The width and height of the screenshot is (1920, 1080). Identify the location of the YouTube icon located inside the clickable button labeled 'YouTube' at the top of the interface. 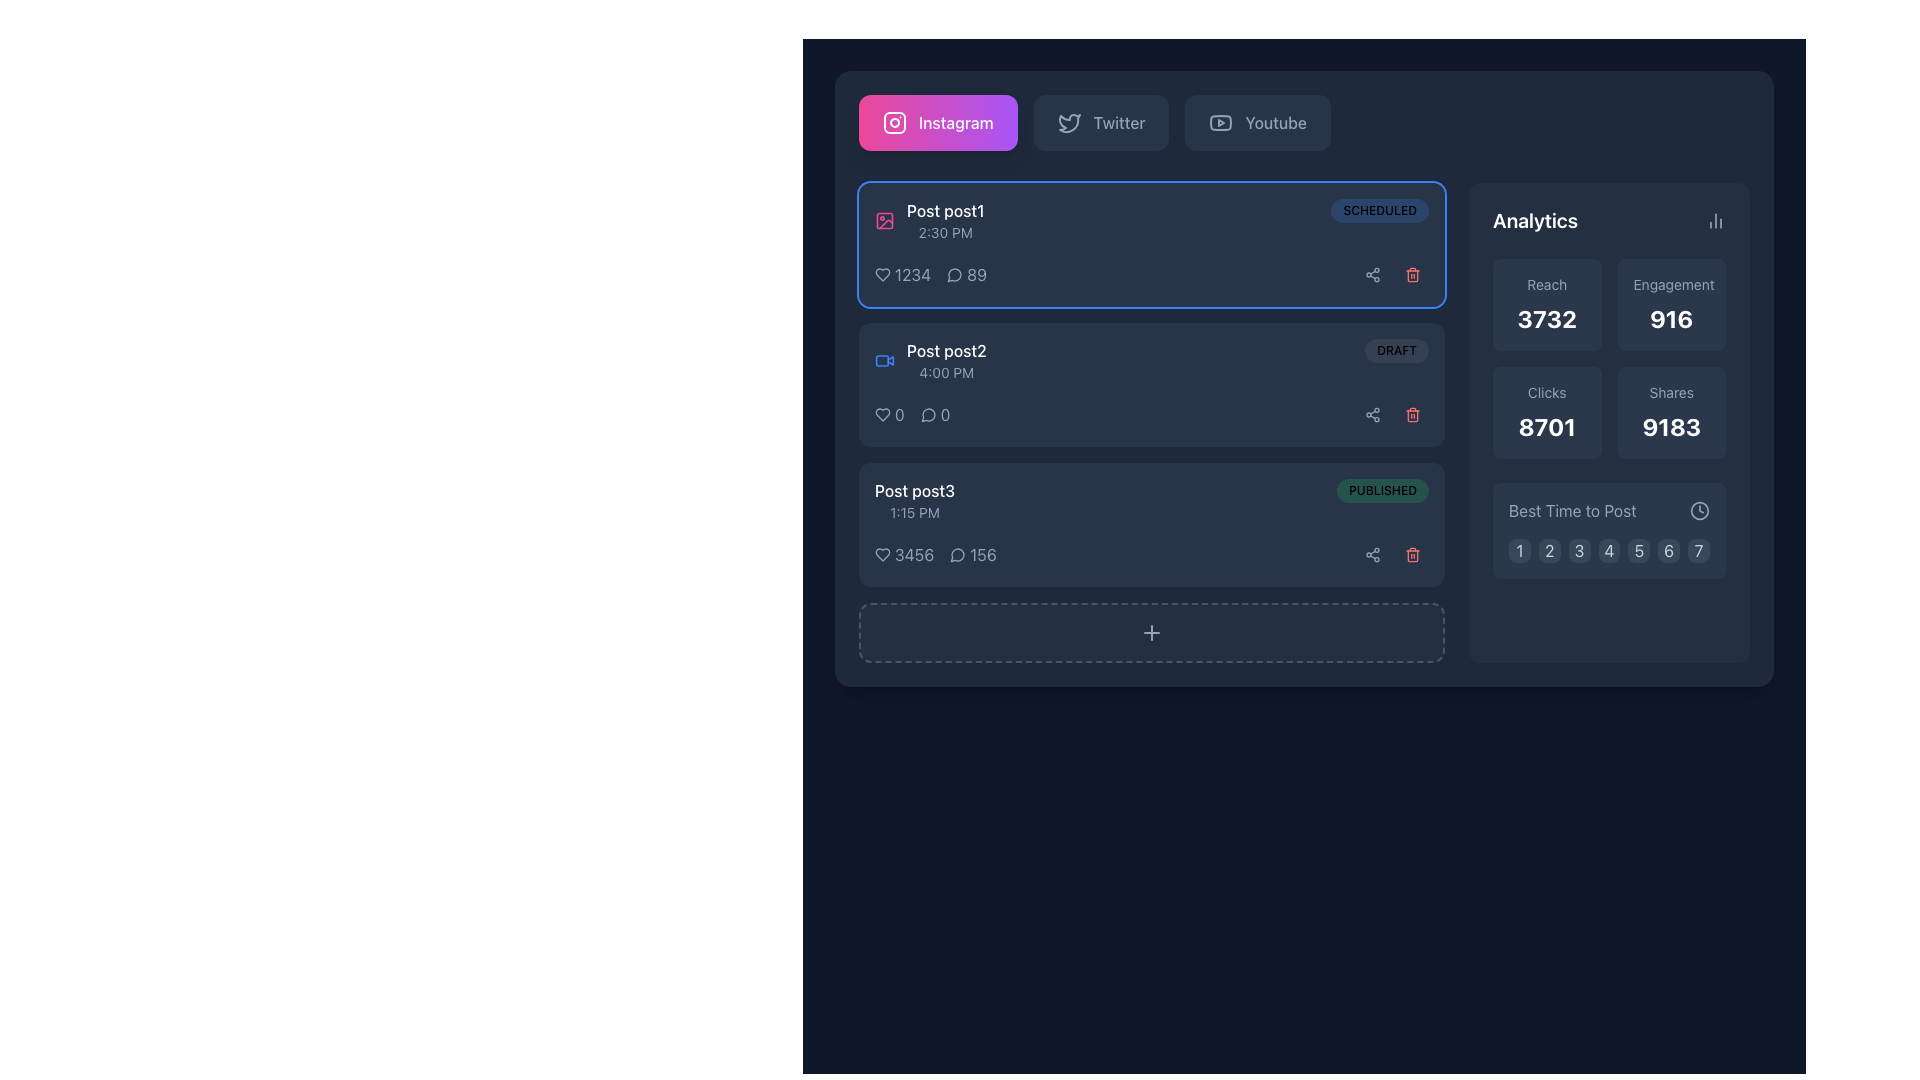
(1220, 123).